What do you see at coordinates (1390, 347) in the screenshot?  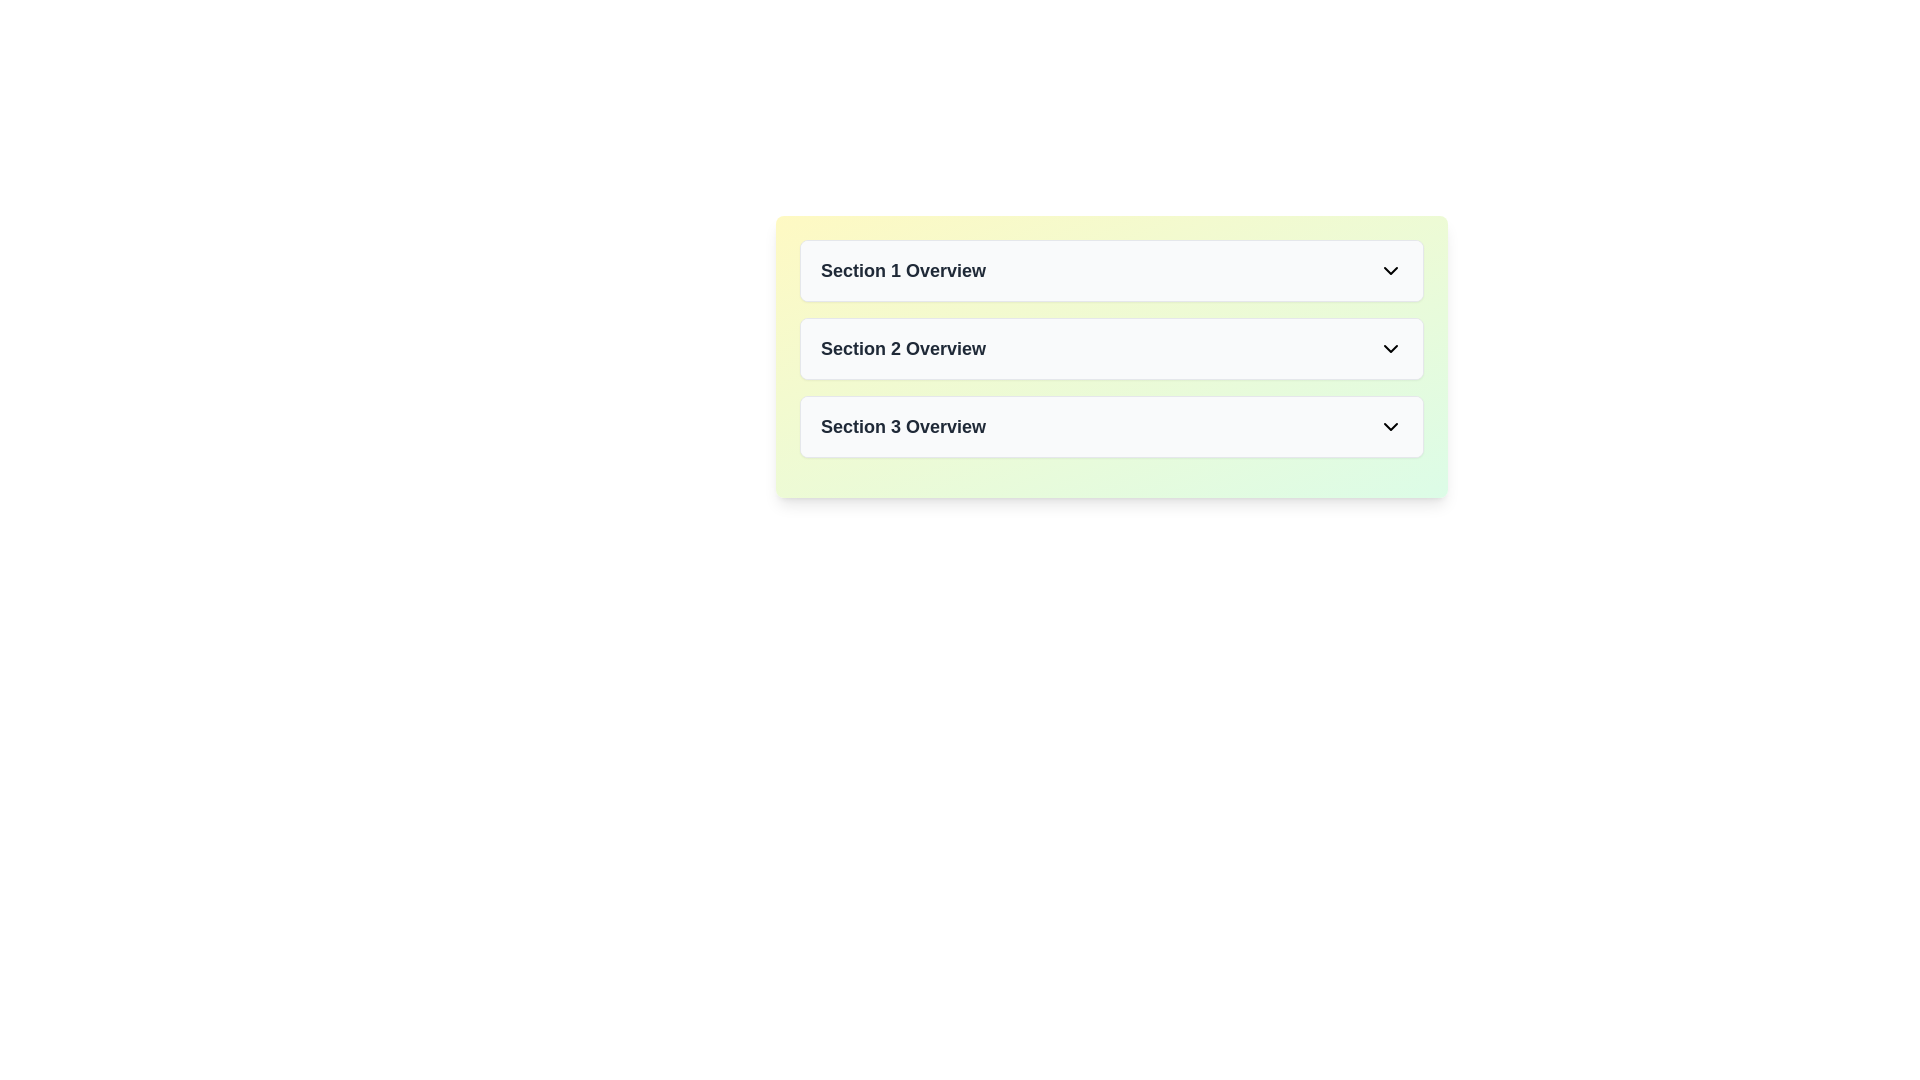 I see `the small down-pointing chevron icon with a black outline located at the right end of the 'Section 2 Overview' entry` at bounding box center [1390, 347].